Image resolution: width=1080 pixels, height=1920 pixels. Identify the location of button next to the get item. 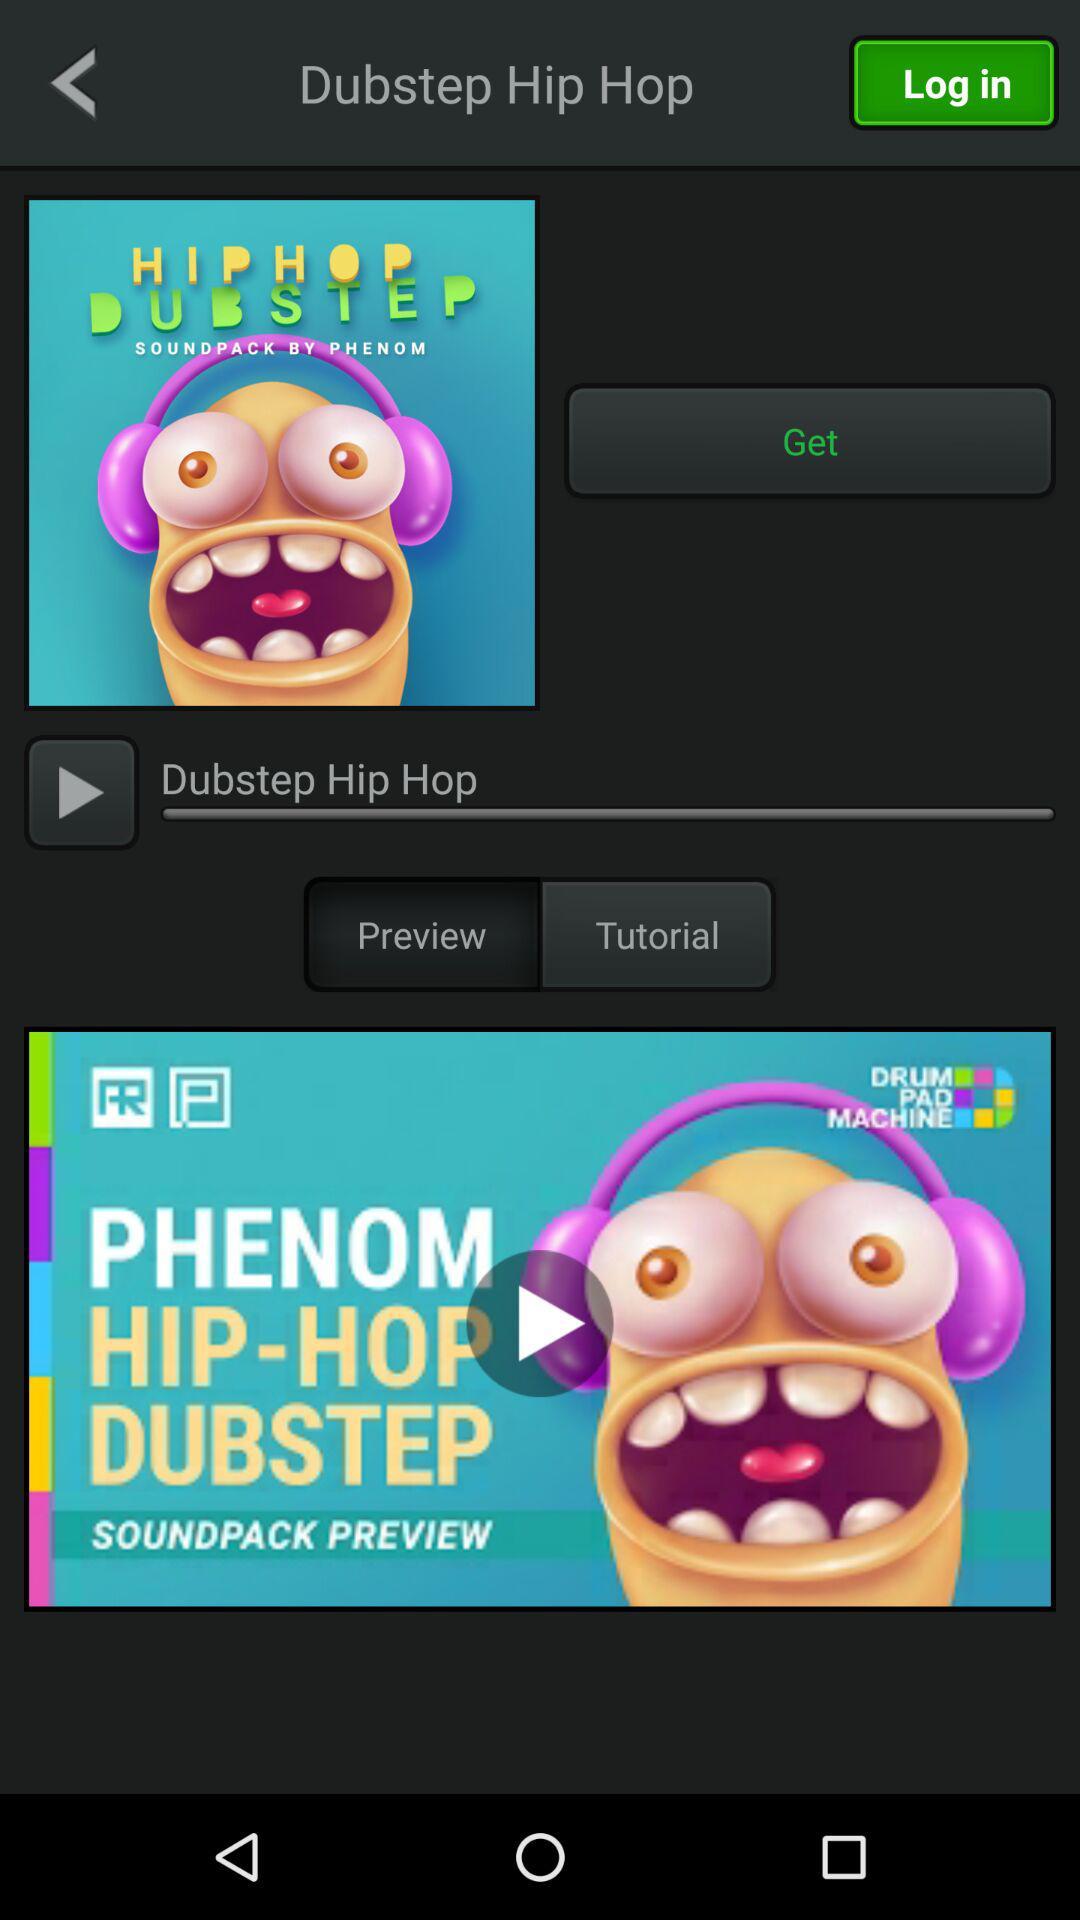
(281, 451).